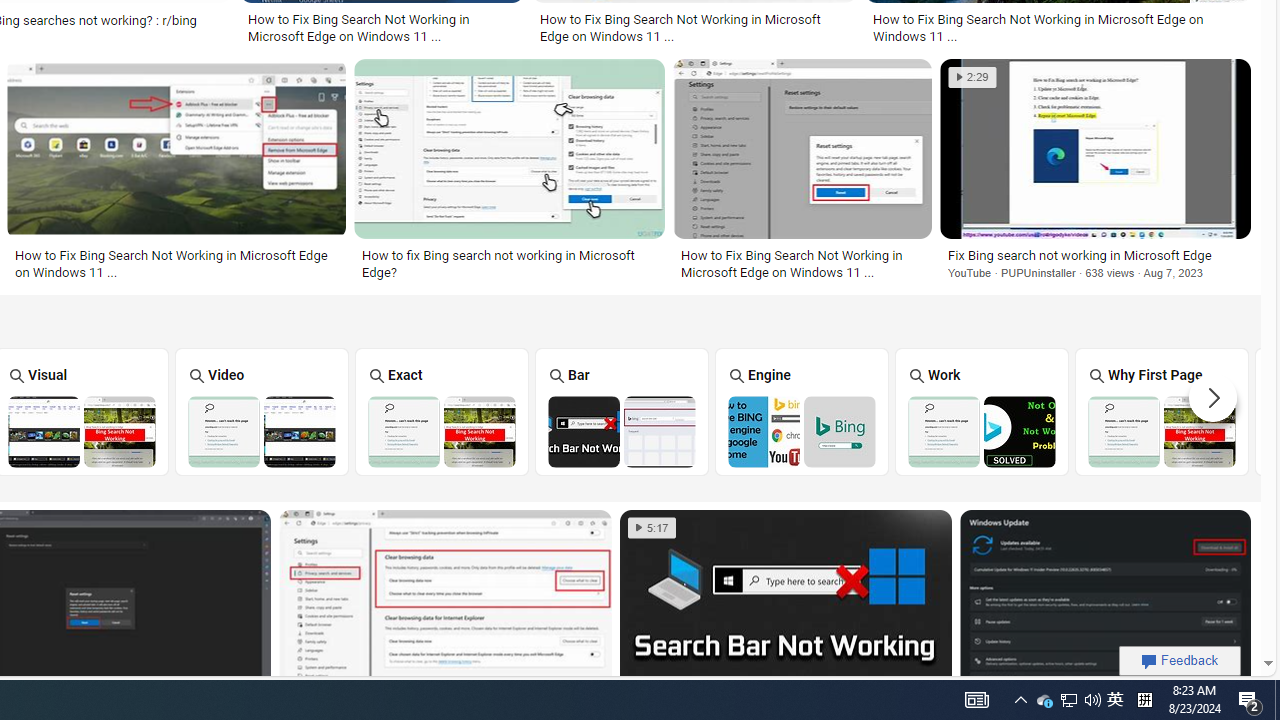  What do you see at coordinates (801, 410) in the screenshot?
I see `'Engine'` at bounding box center [801, 410].